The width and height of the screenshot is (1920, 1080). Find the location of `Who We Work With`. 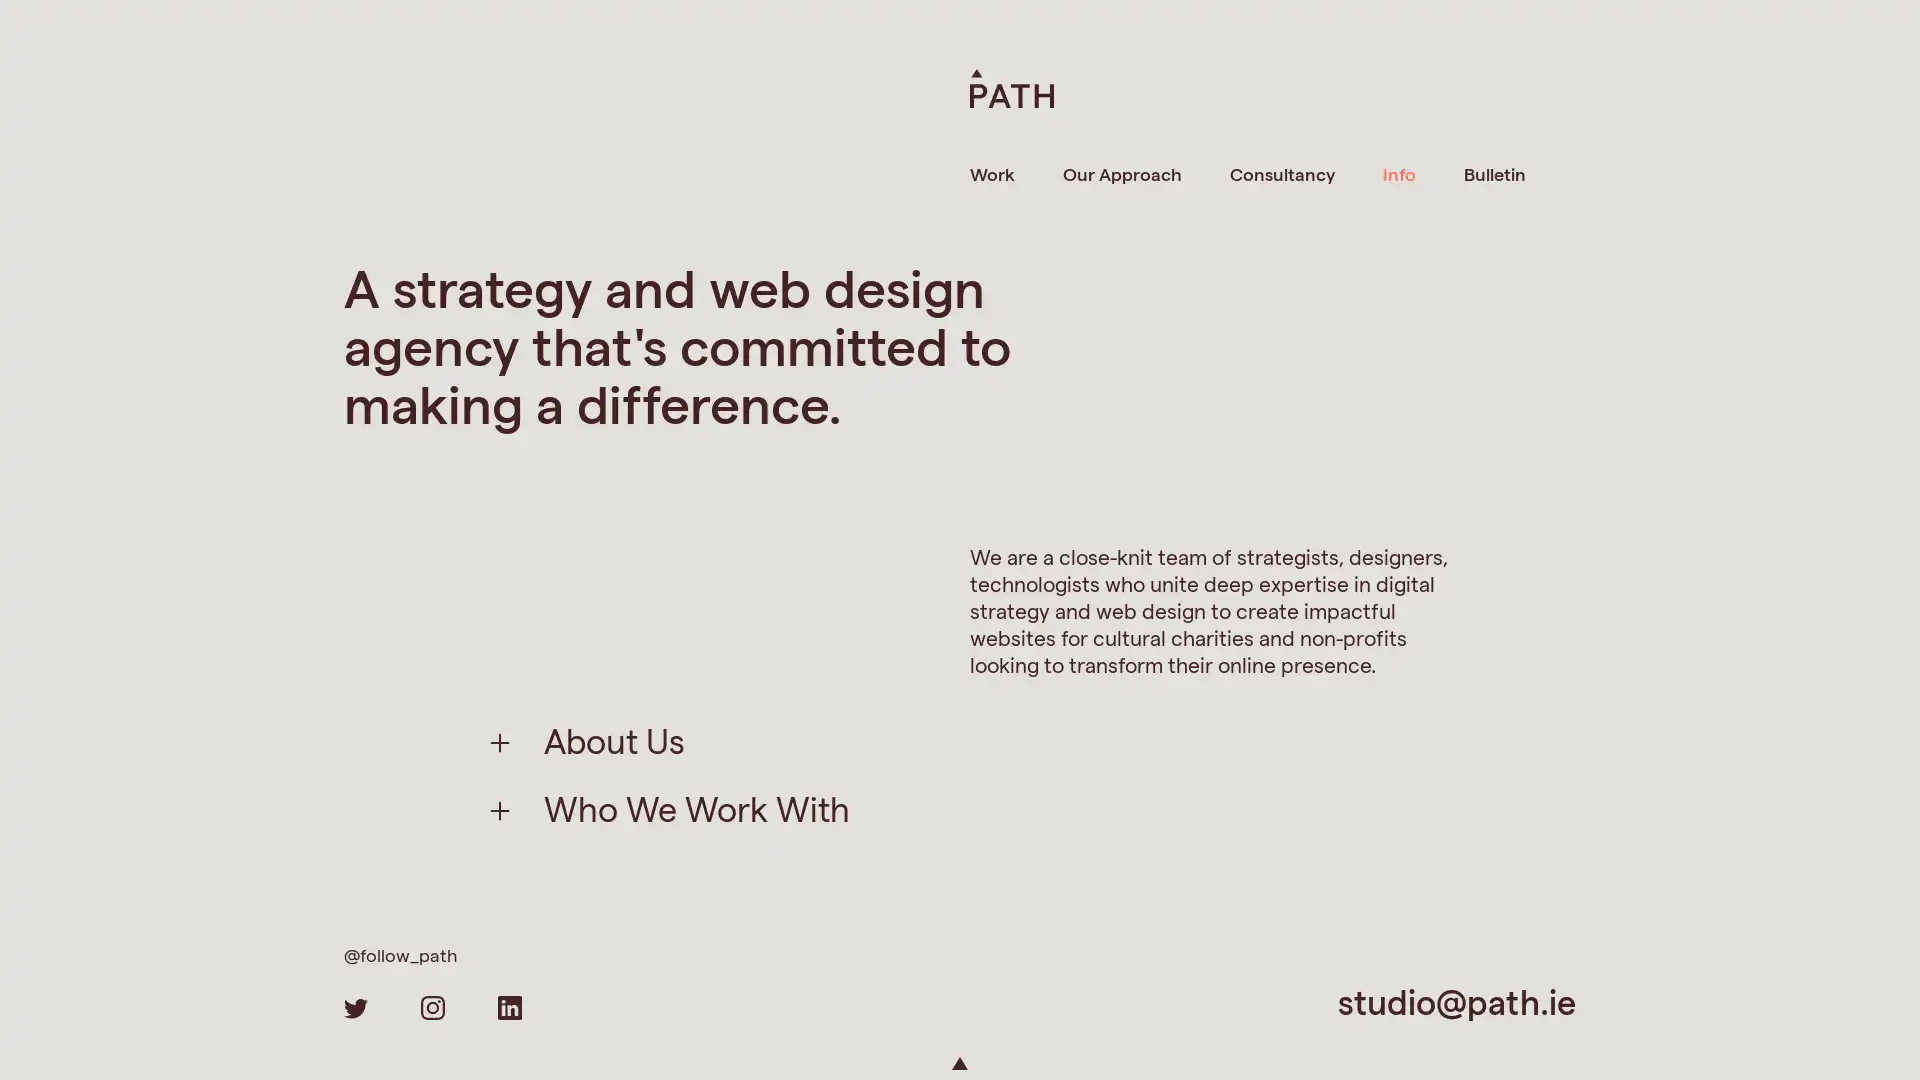

Who We Work With is located at coordinates (696, 806).